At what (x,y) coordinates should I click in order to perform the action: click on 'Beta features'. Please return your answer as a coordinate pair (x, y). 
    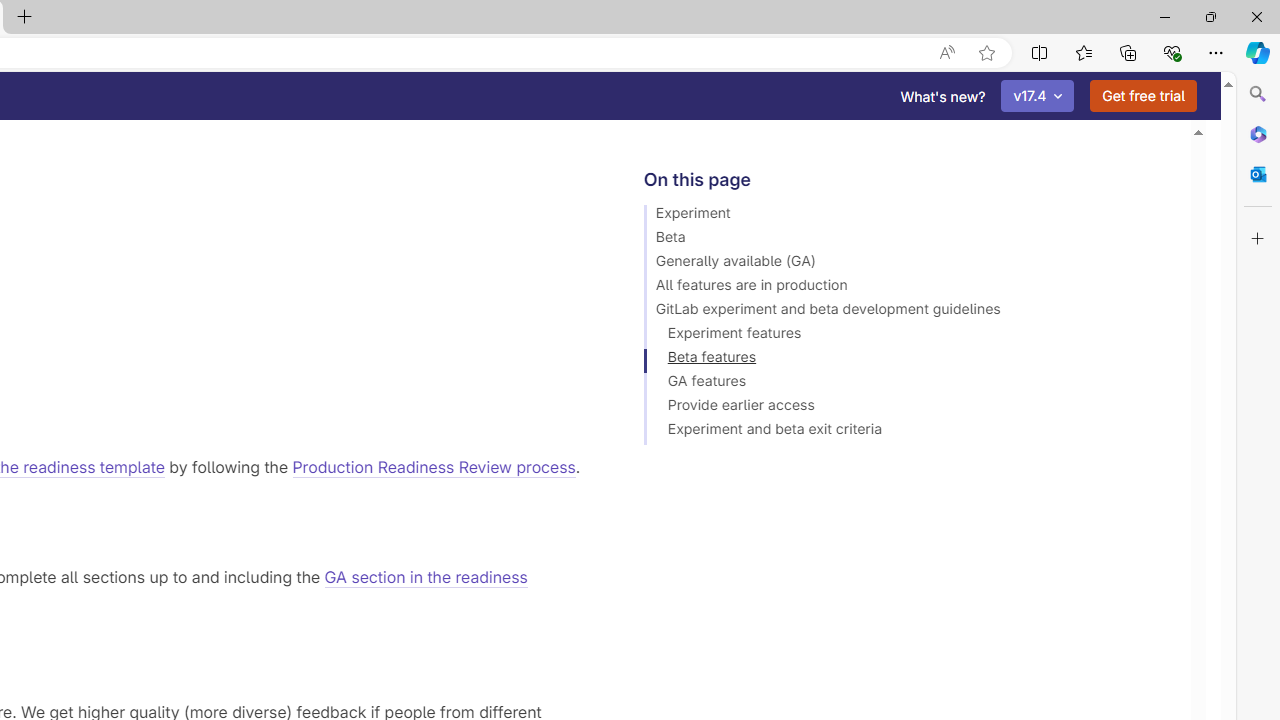
    Looking at the image, I should click on (907, 360).